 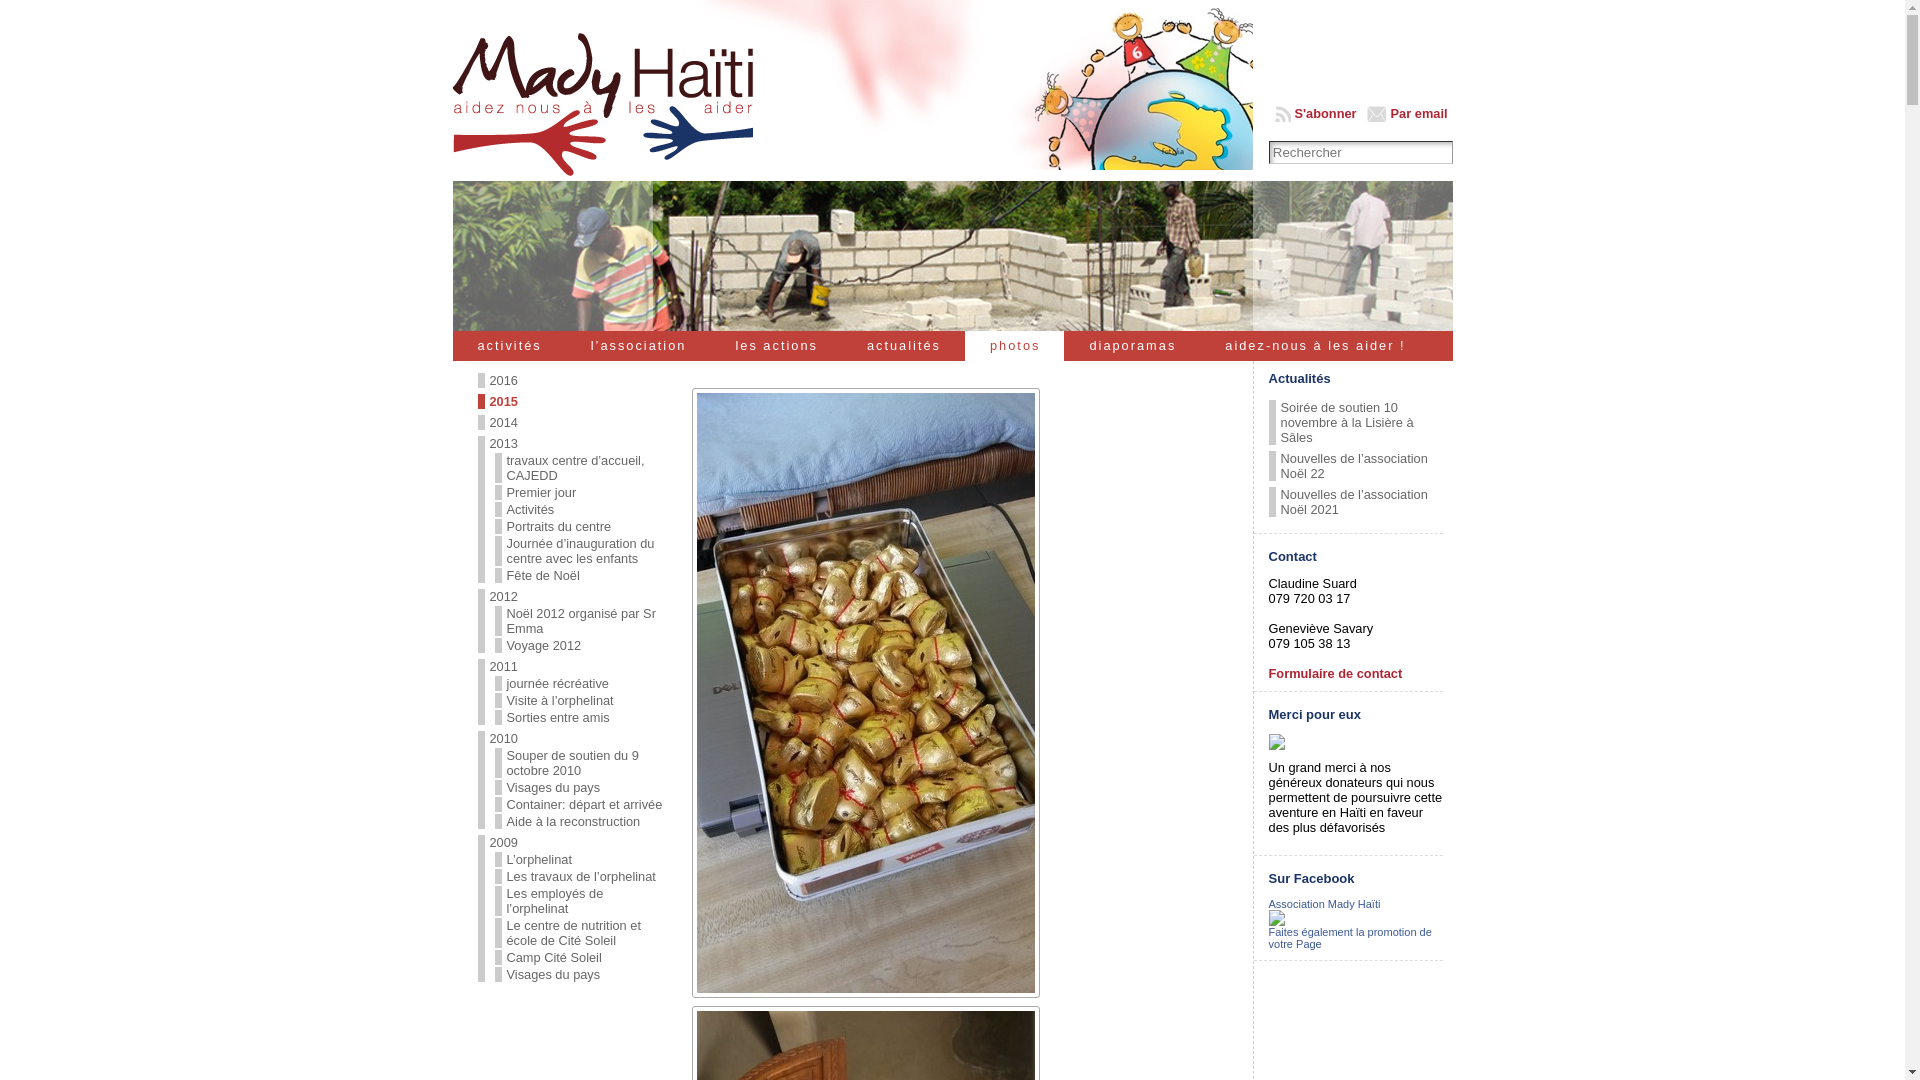 I want to click on '2009', so click(x=504, y=842).